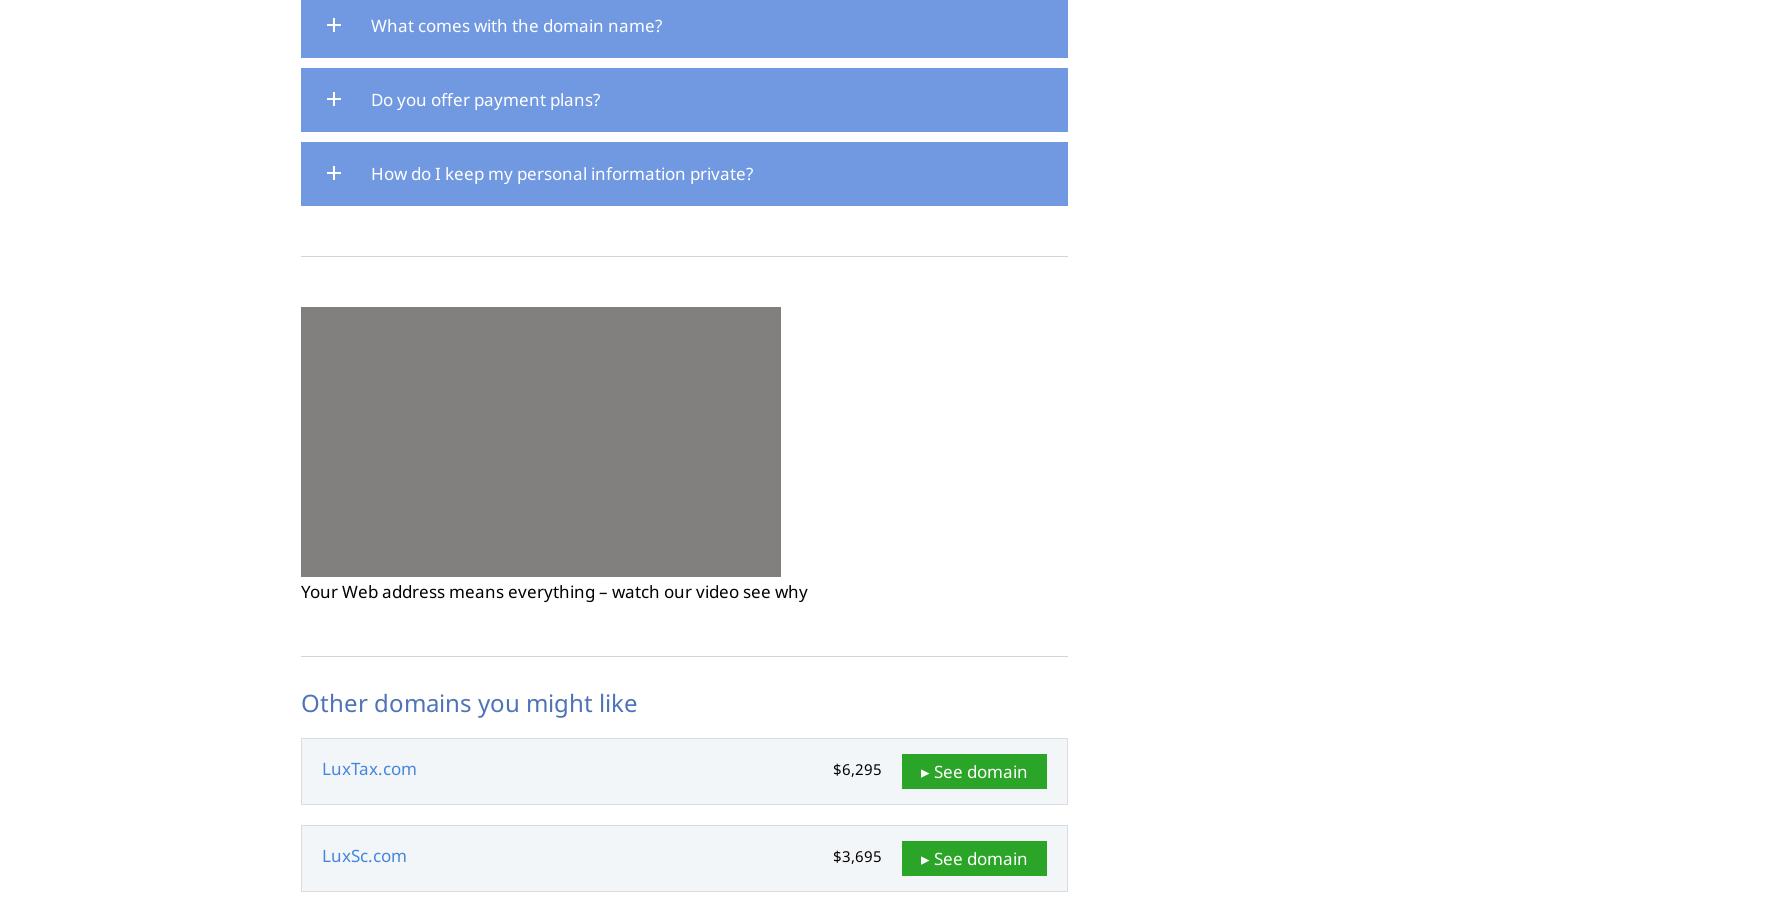  I want to click on 'How do I keep my personal information private?', so click(371, 171).